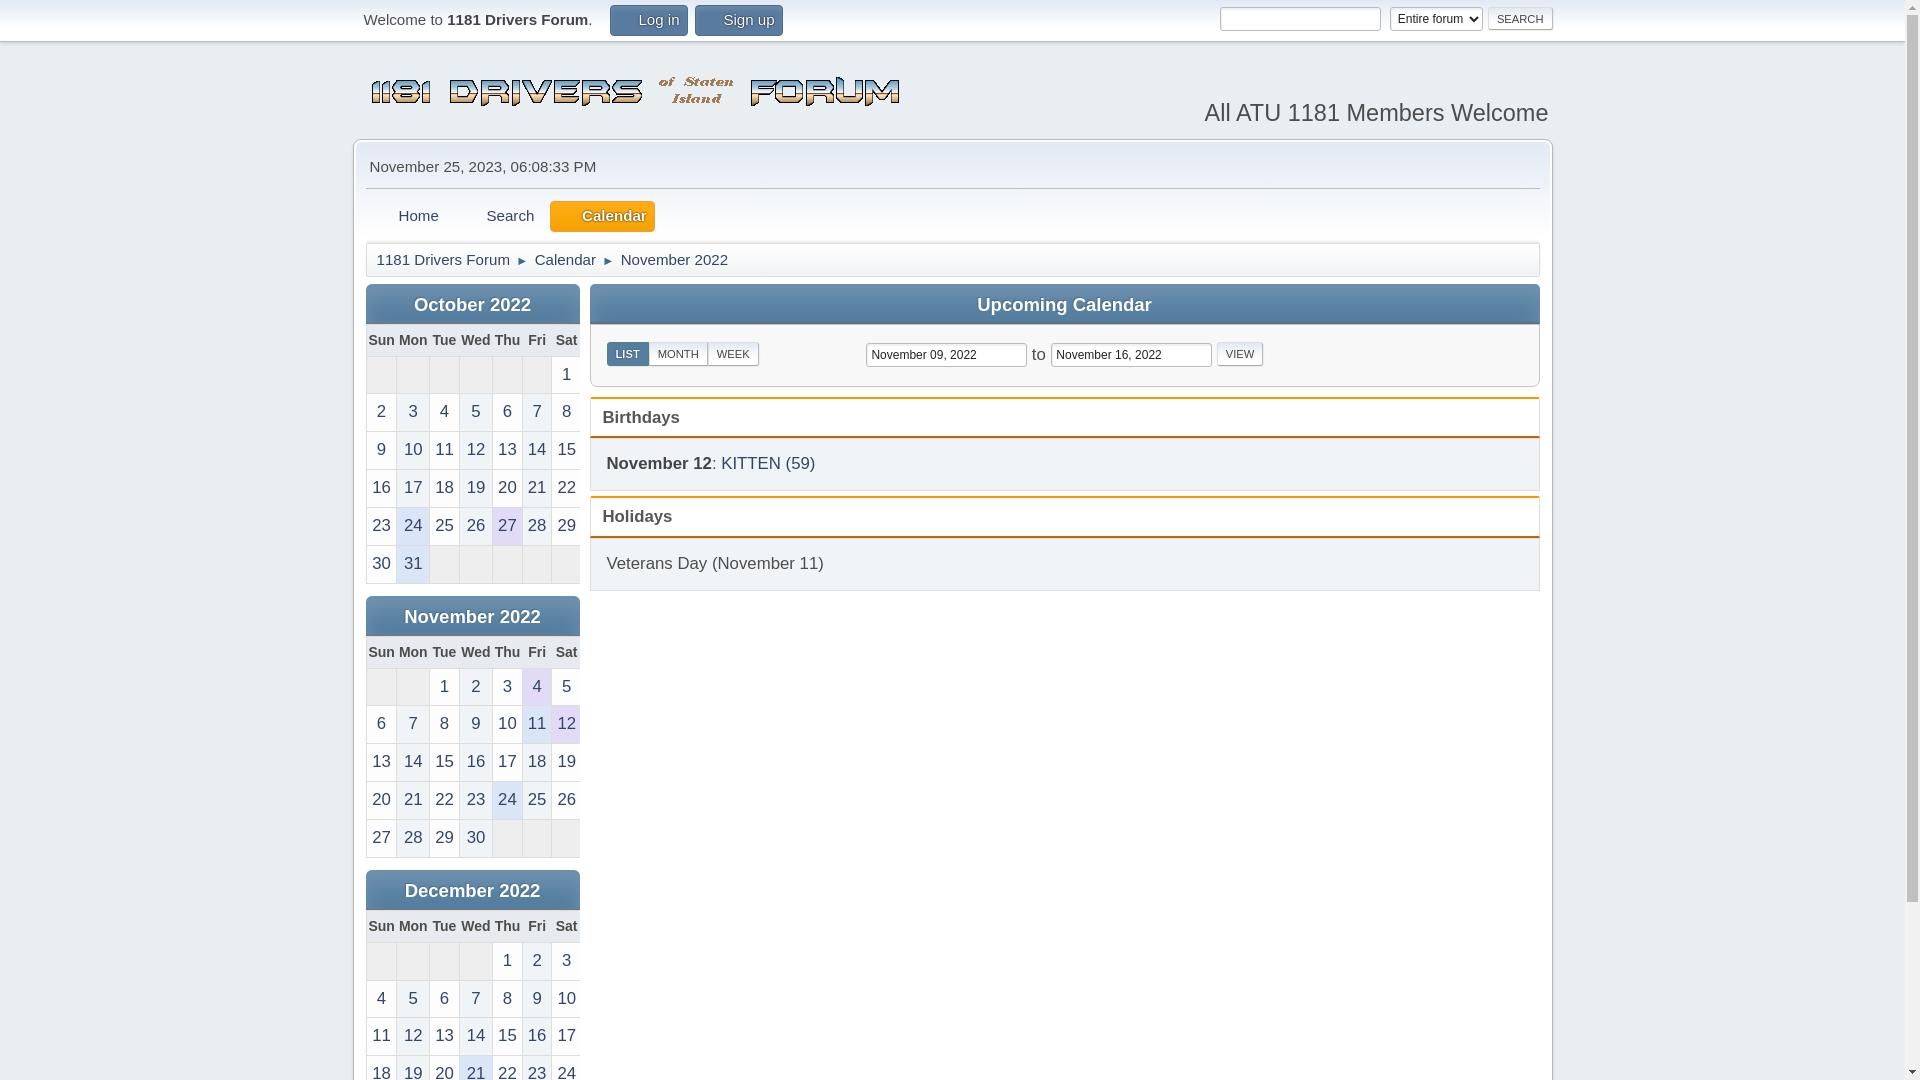 This screenshot has height=1080, width=1920. What do you see at coordinates (507, 762) in the screenshot?
I see `'17'` at bounding box center [507, 762].